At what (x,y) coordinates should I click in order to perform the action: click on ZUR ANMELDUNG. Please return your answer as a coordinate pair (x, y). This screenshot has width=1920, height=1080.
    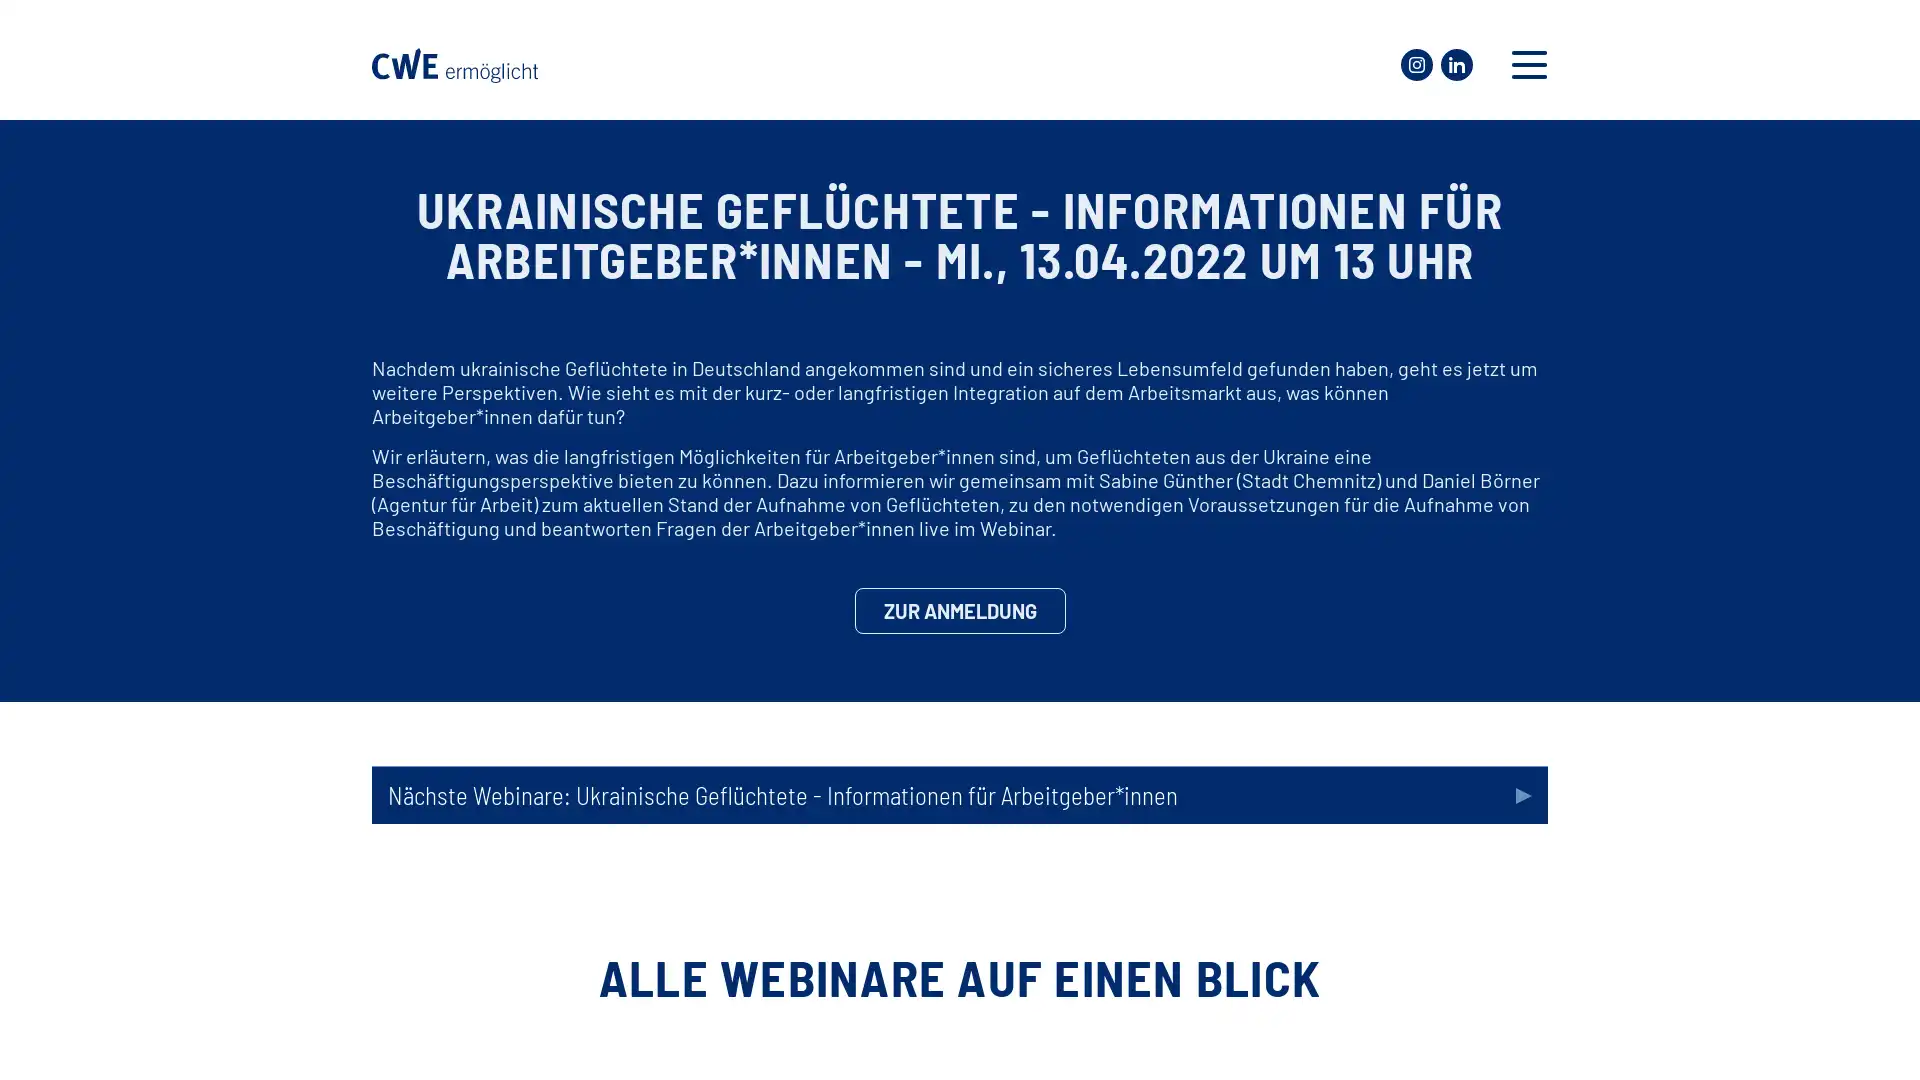
    Looking at the image, I should click on (958, 609).